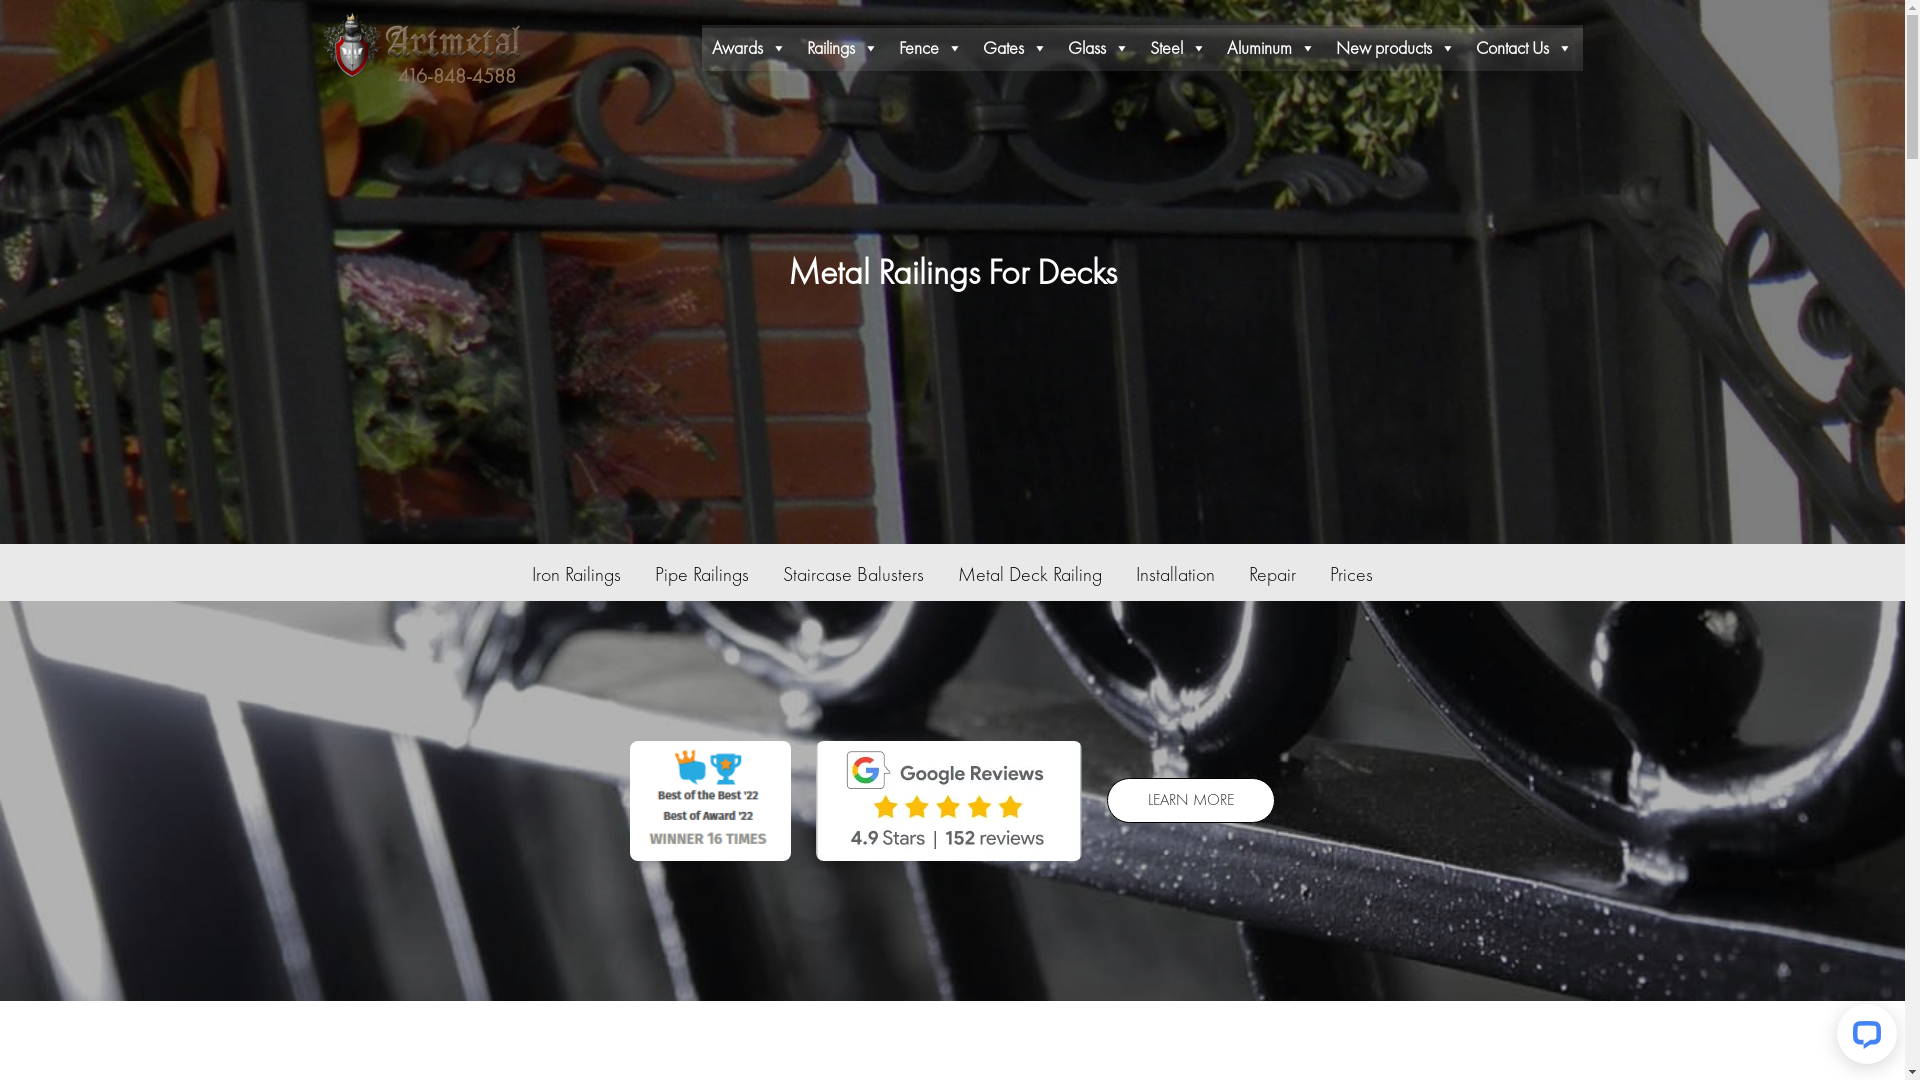 This screenshot has height=1080, width=1920. Describe the element at coordinates (1269, 46) in the screenshot. I see `'Aluminum'` at that location.